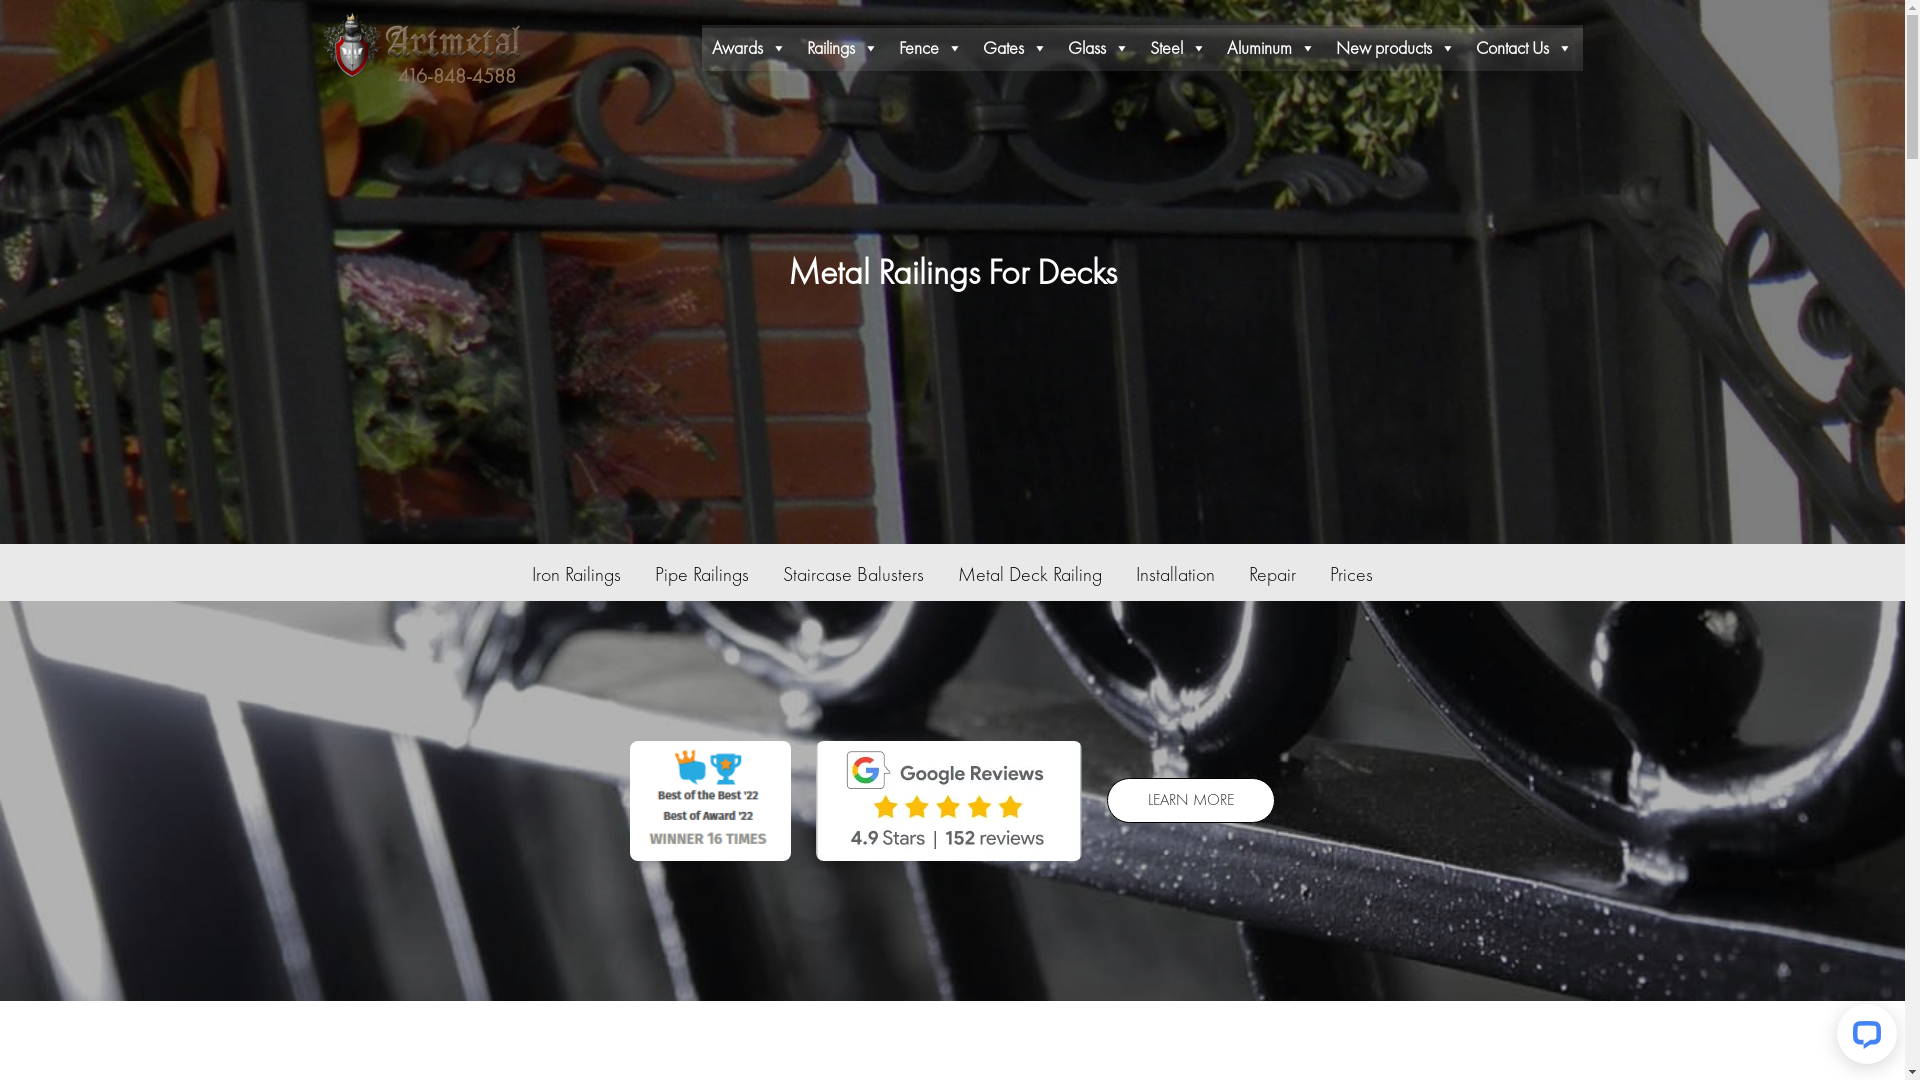 This screenshot has height=1080, width=1920. Describe the element at coordinates (1269, 46) in the screenshot. I see `'Aluminum'` at that location.